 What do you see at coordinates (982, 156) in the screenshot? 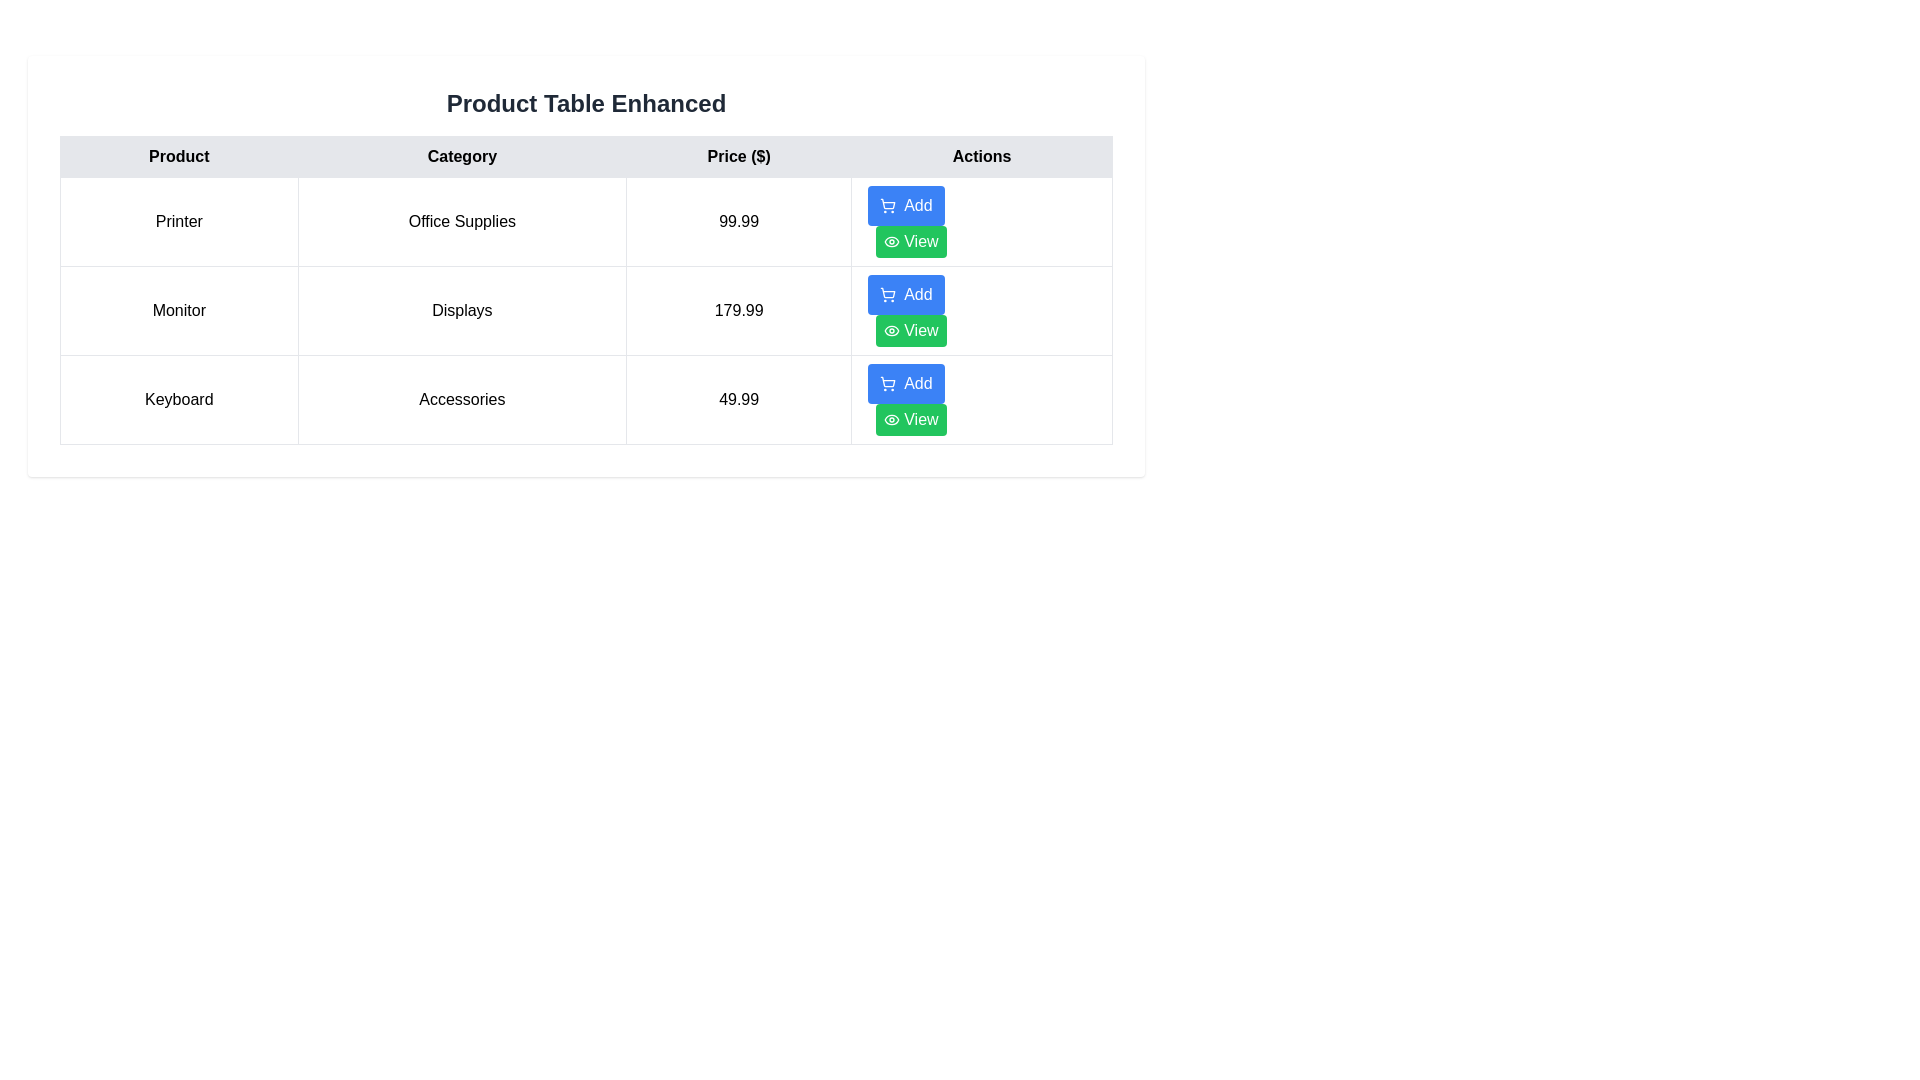
I see `the 'Actions' table header element, which is the fourth column header in a table, displaying the text in bold and centered within a light gray background` at bounding box center [982, 156].